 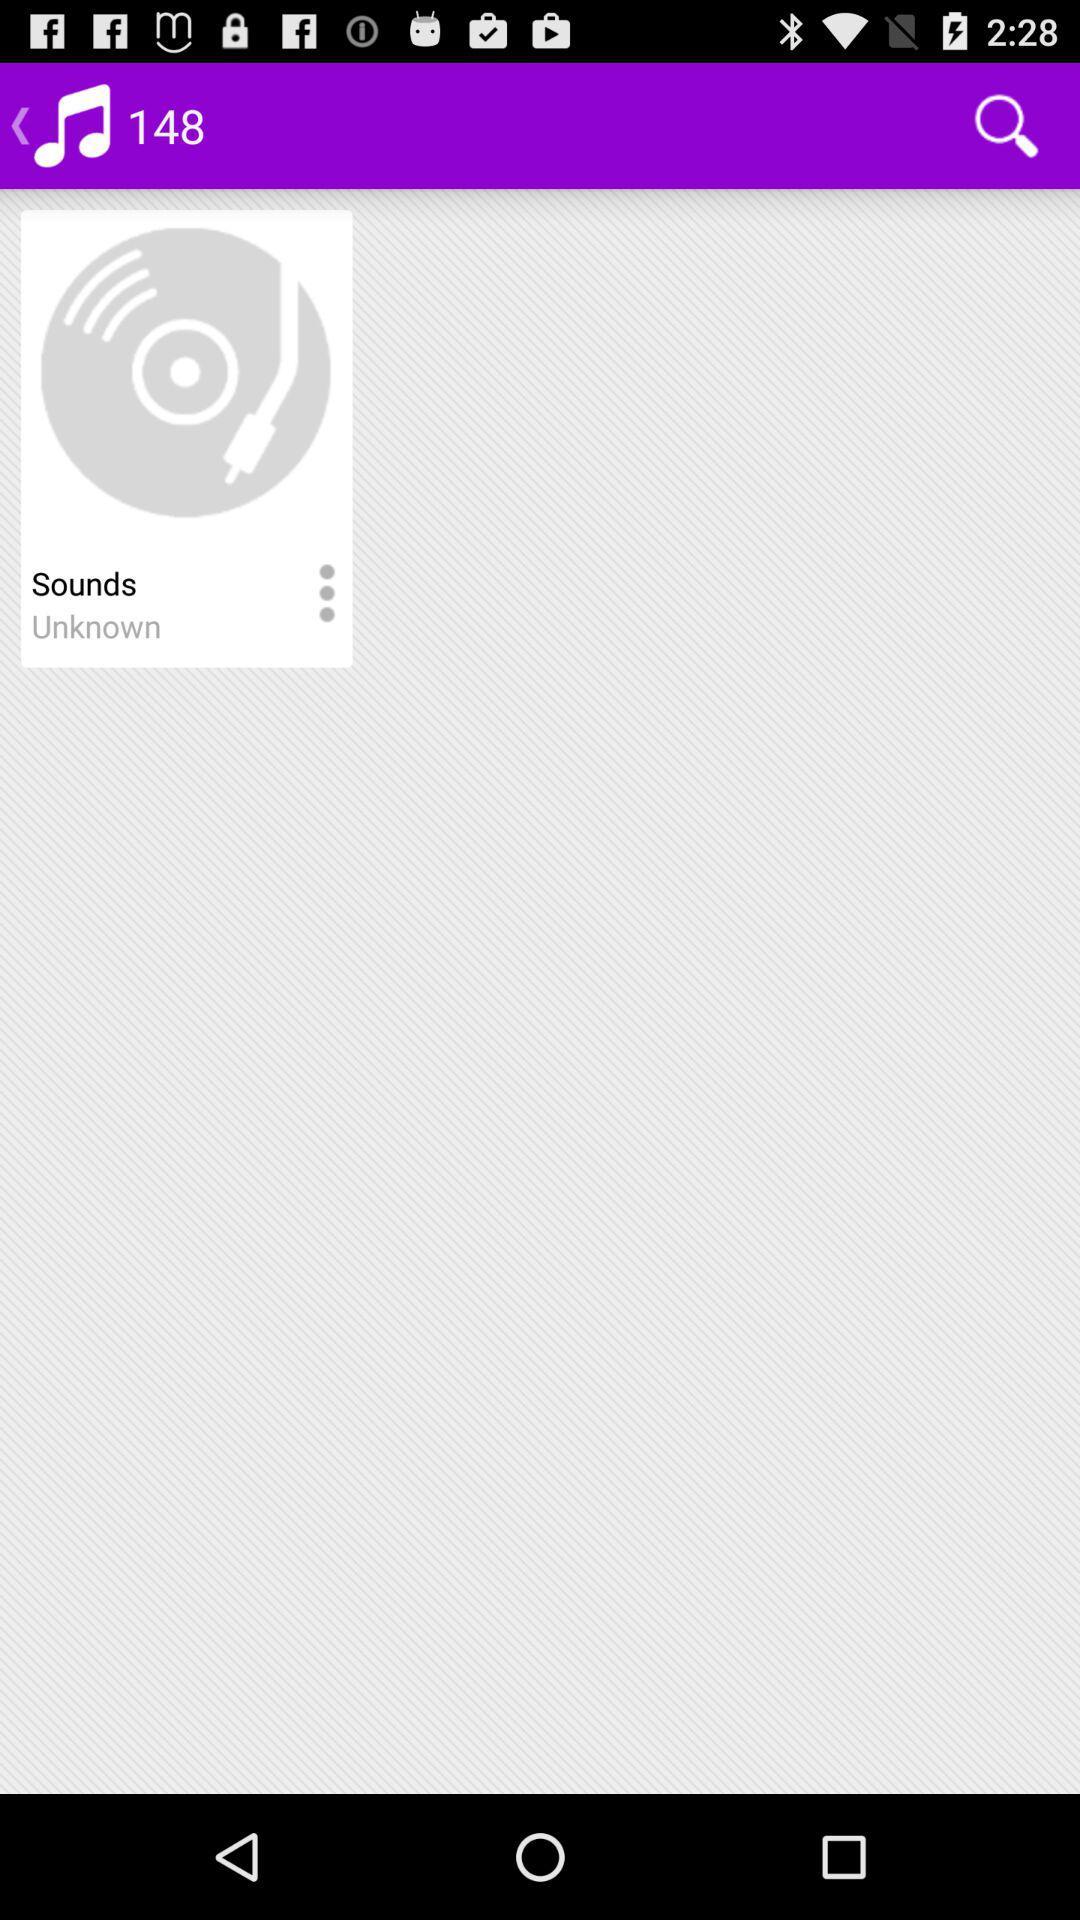 I want to click on open options menu, so click(x=325, y=593).